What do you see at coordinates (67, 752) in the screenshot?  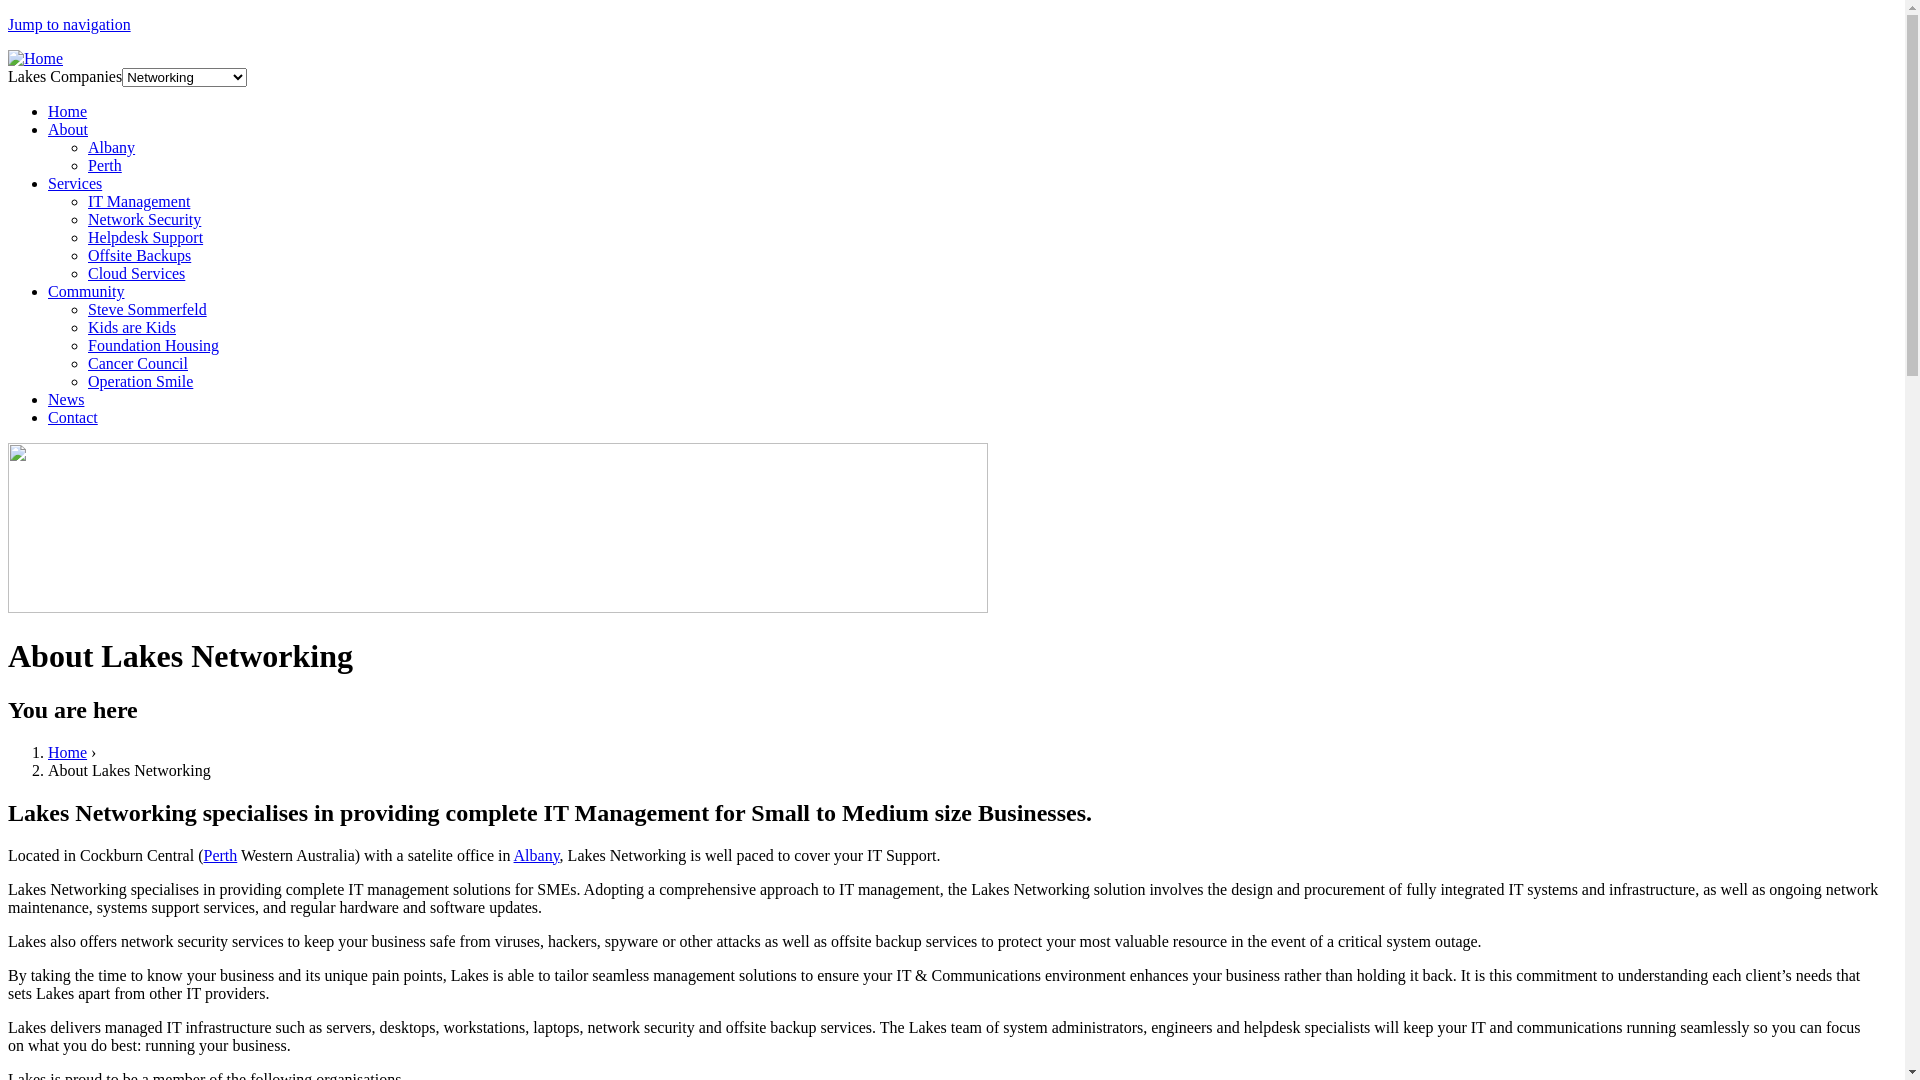 I see `'Home'` at bounding box center [67, 752].